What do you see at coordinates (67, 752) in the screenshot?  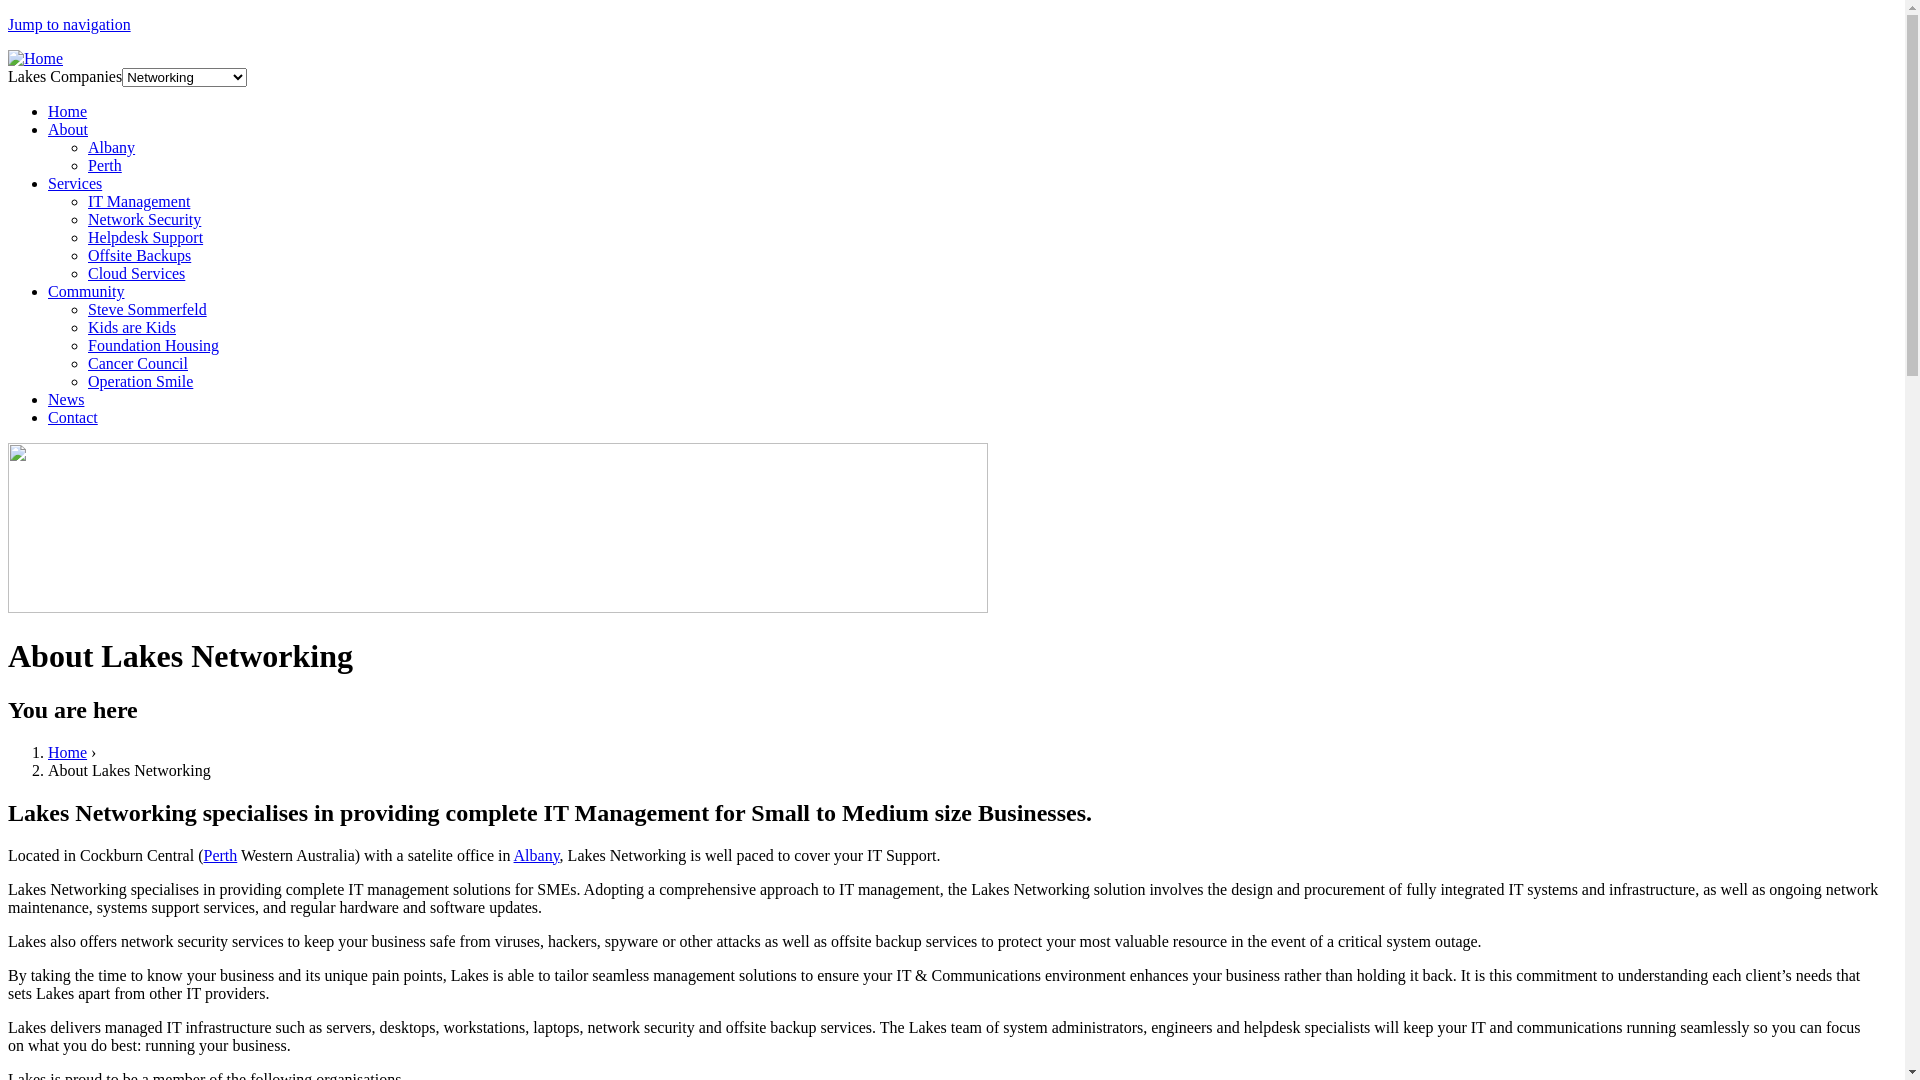 I see `'Home'` at bounding box center [67, 752].